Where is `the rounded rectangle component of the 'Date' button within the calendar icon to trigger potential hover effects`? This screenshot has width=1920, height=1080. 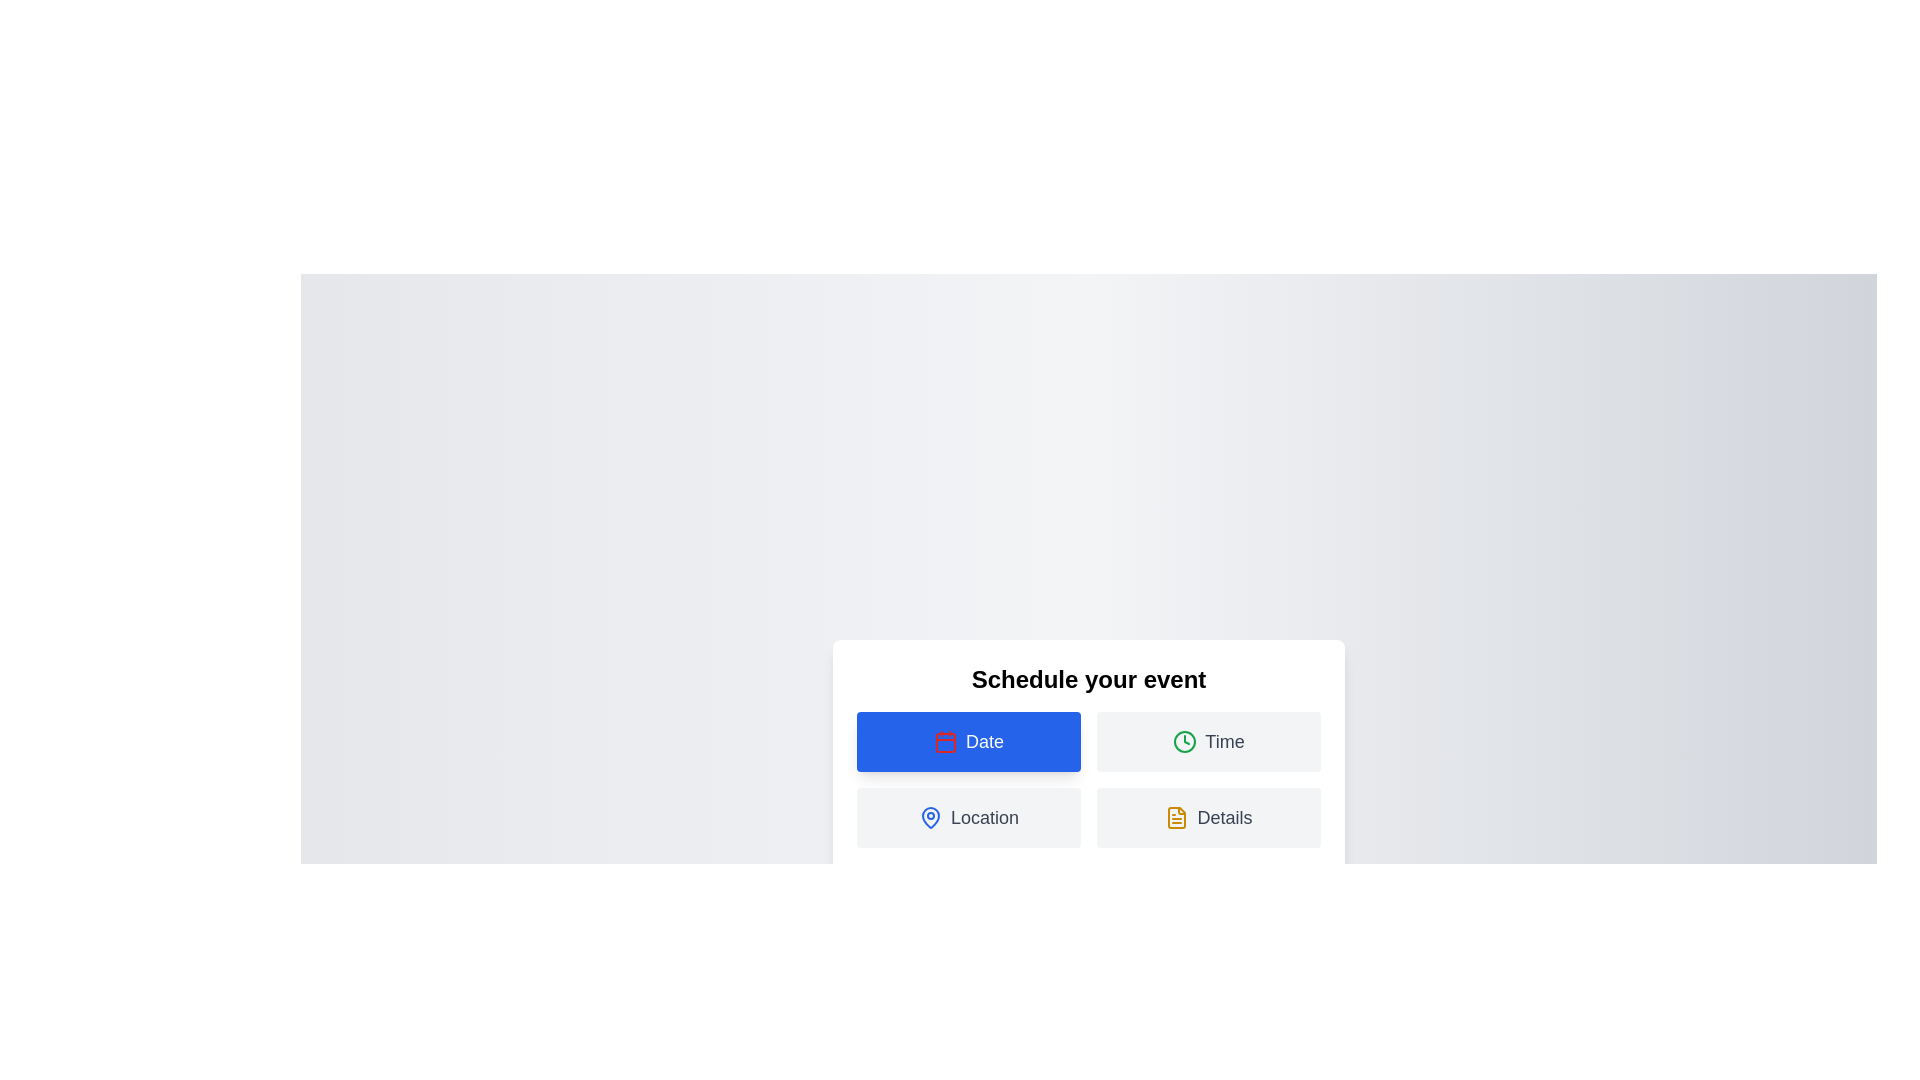
the rounded rectangle component of the 'Date' button within the calendar icon to trigger potential hover effects is located at coordinates (944, 743).